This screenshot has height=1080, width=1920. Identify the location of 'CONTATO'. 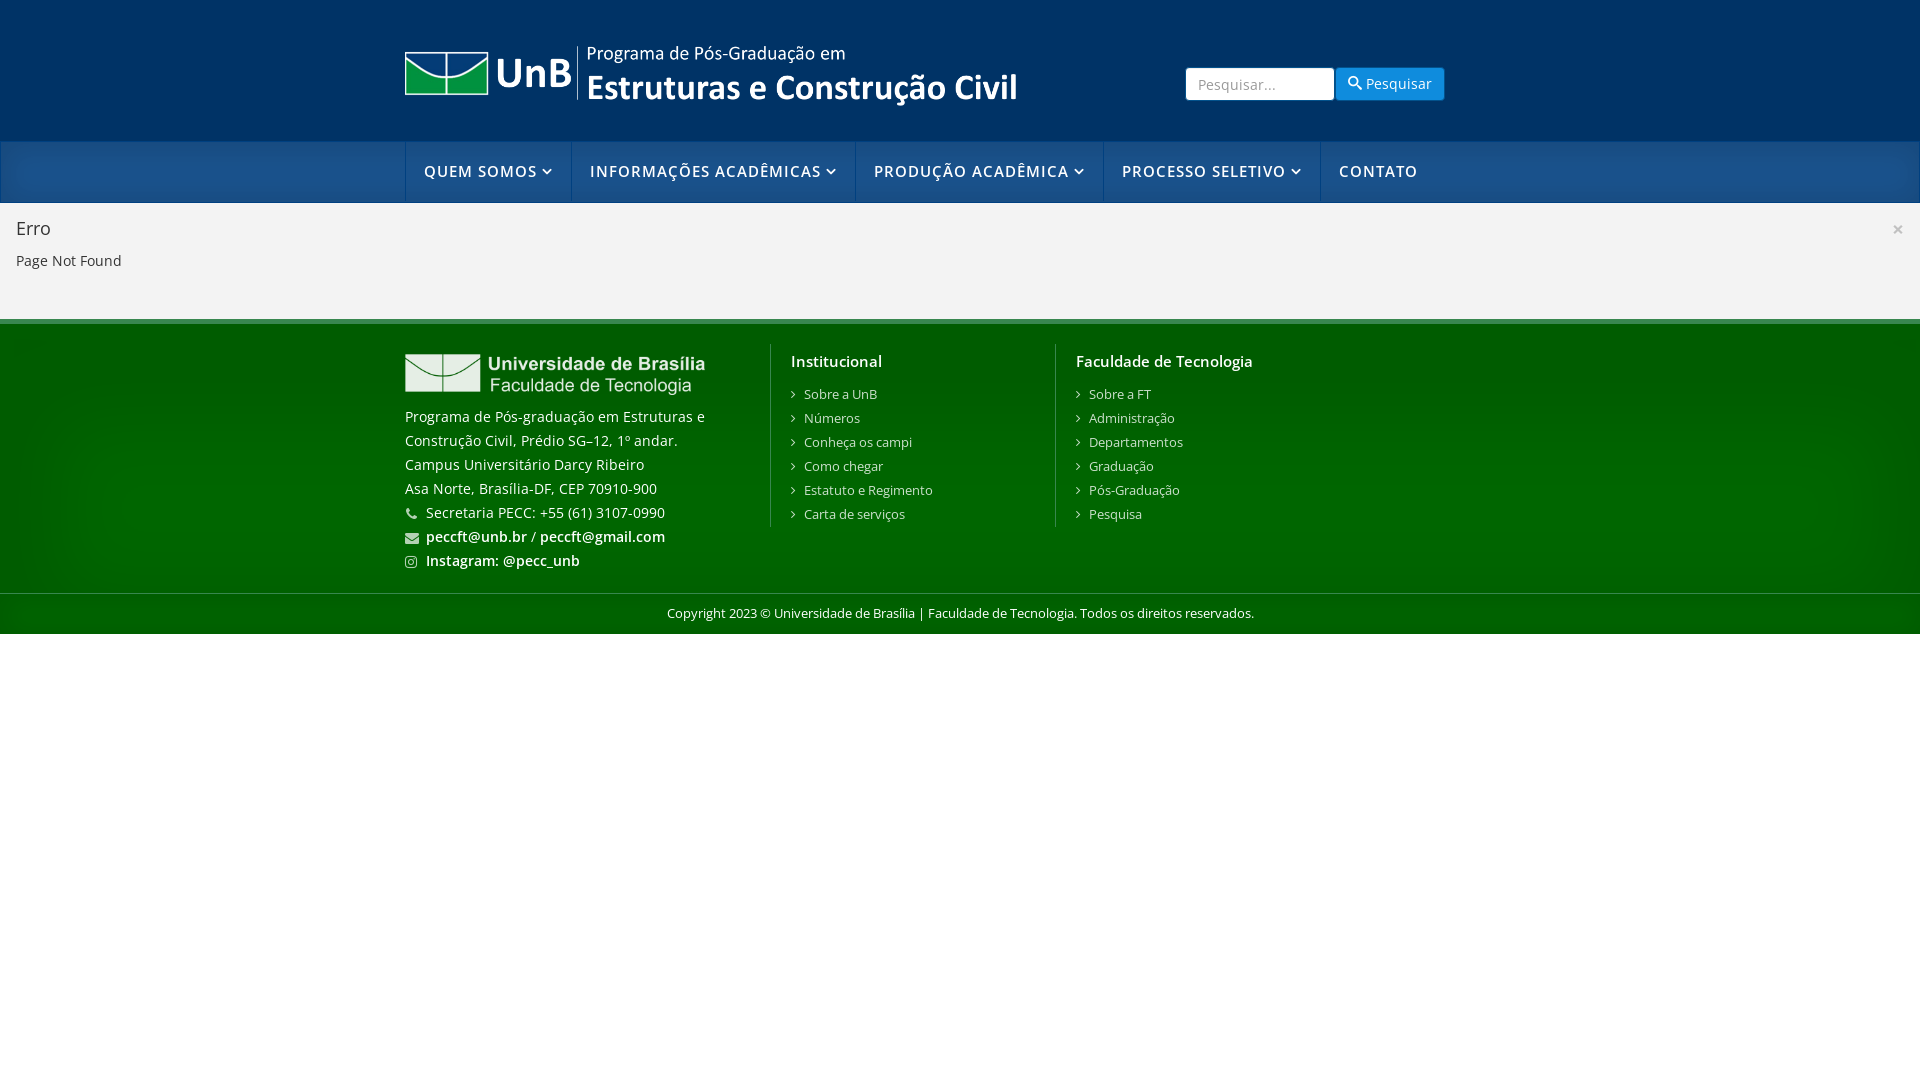
(1376, 170).